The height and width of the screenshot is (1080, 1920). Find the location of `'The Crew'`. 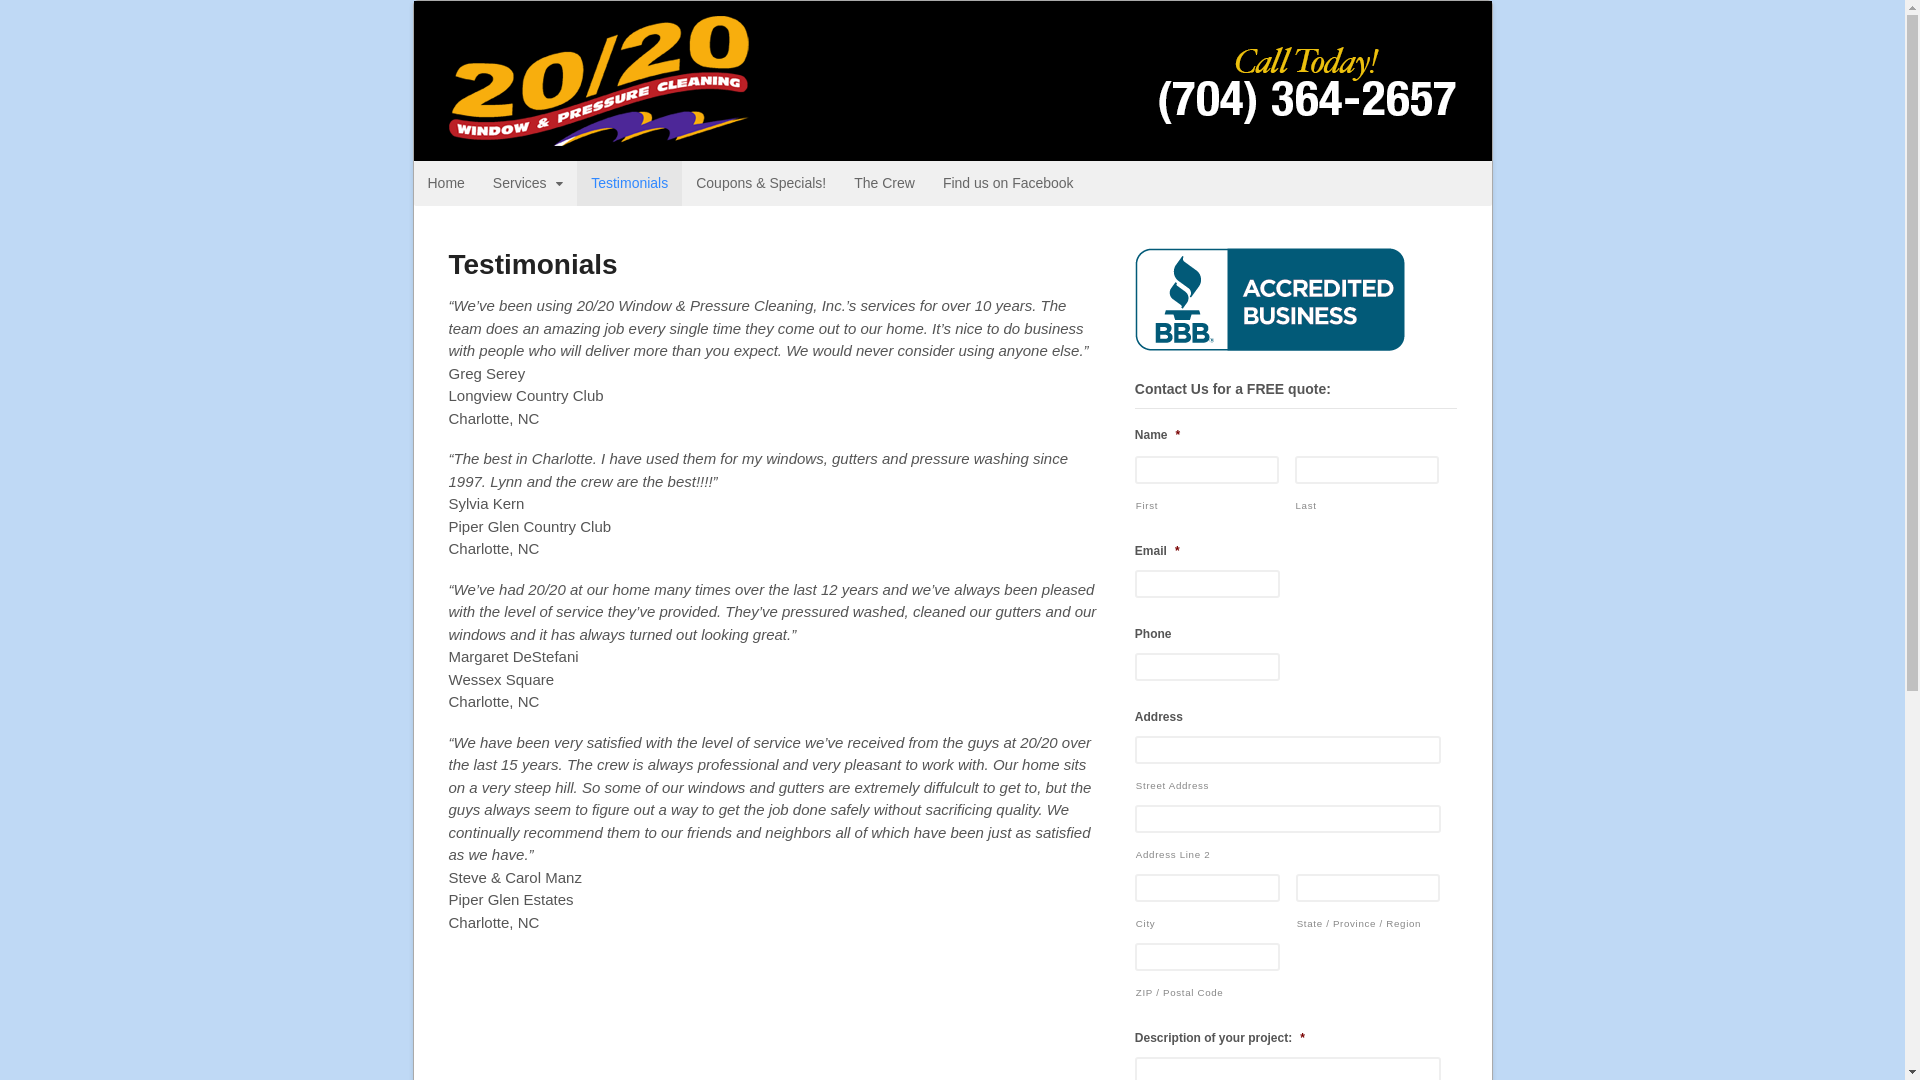

'The Crew' is located at coordinates (883, 183).